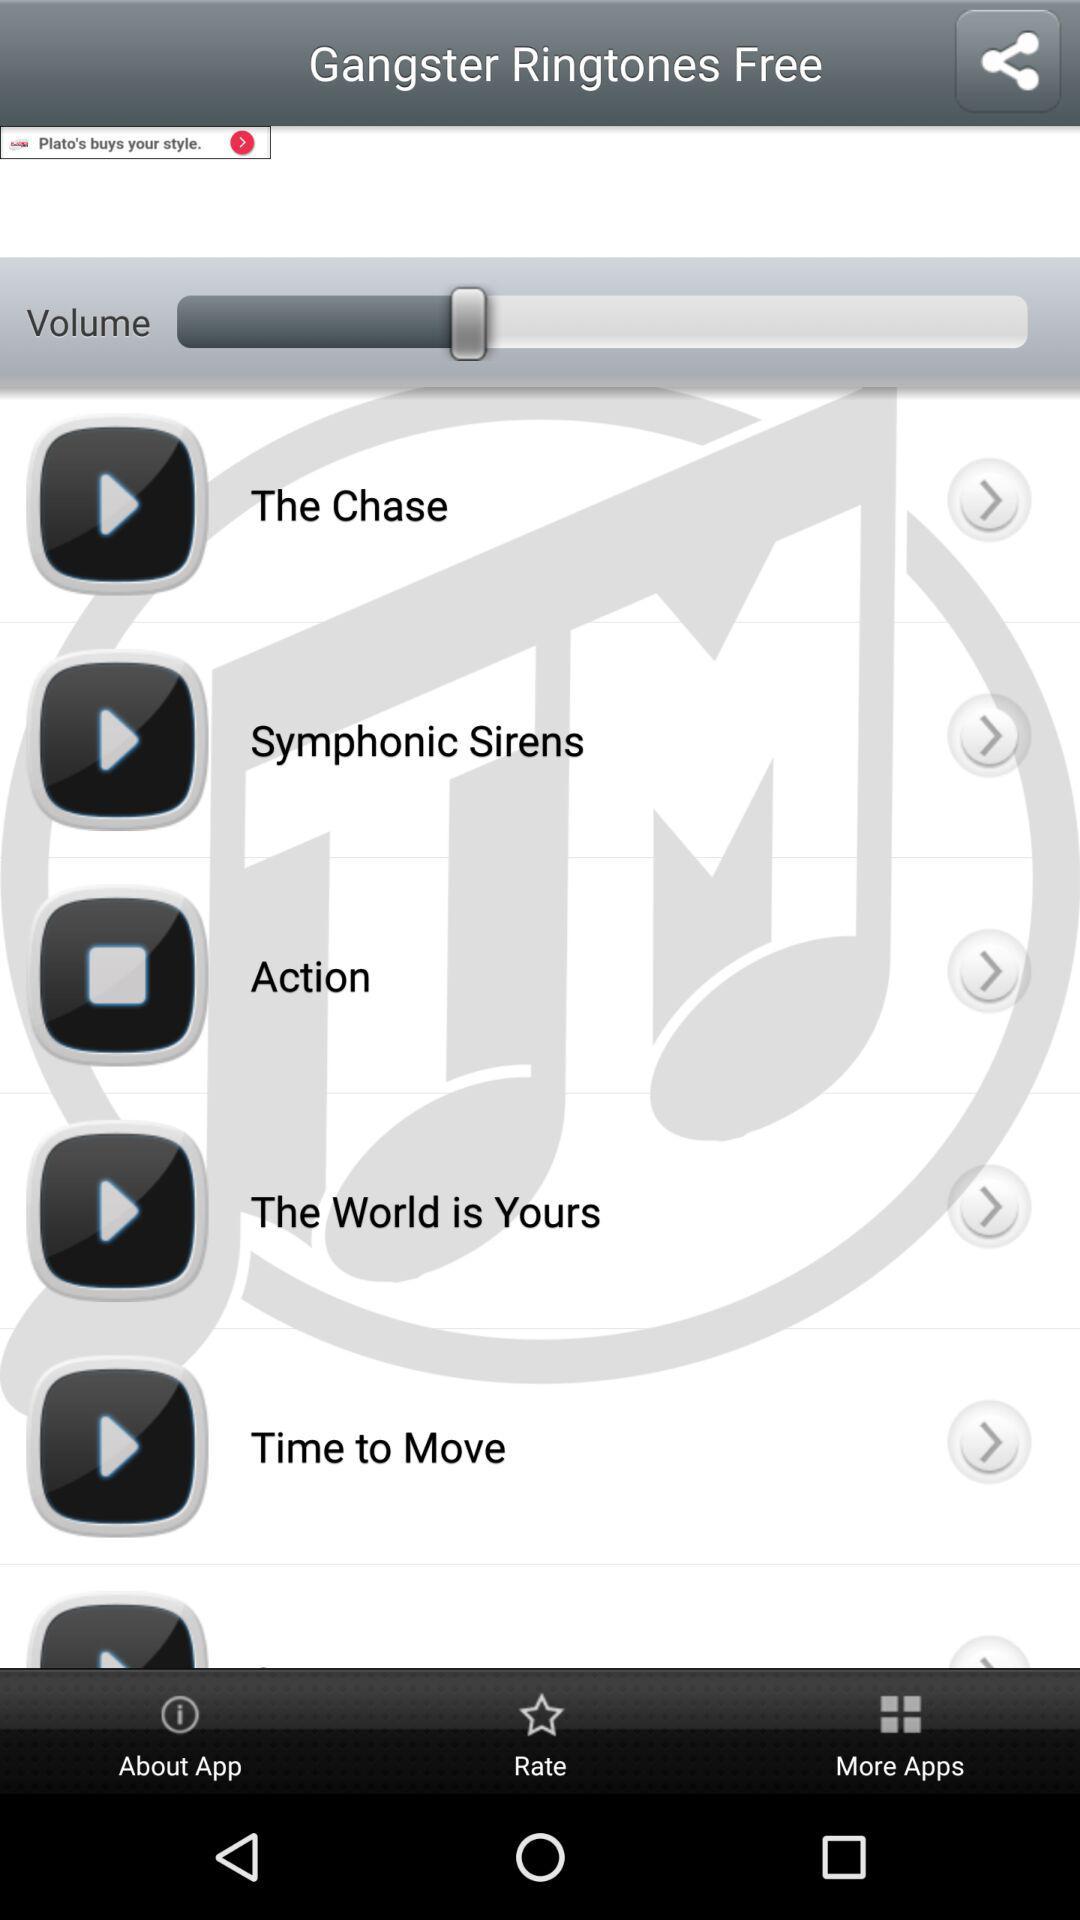 The width and height of the screenshot is (1080, 1920). What do you see at coordinates (540, 191) in the screenshot?
I see `settings` at bounding box center [540, 191].